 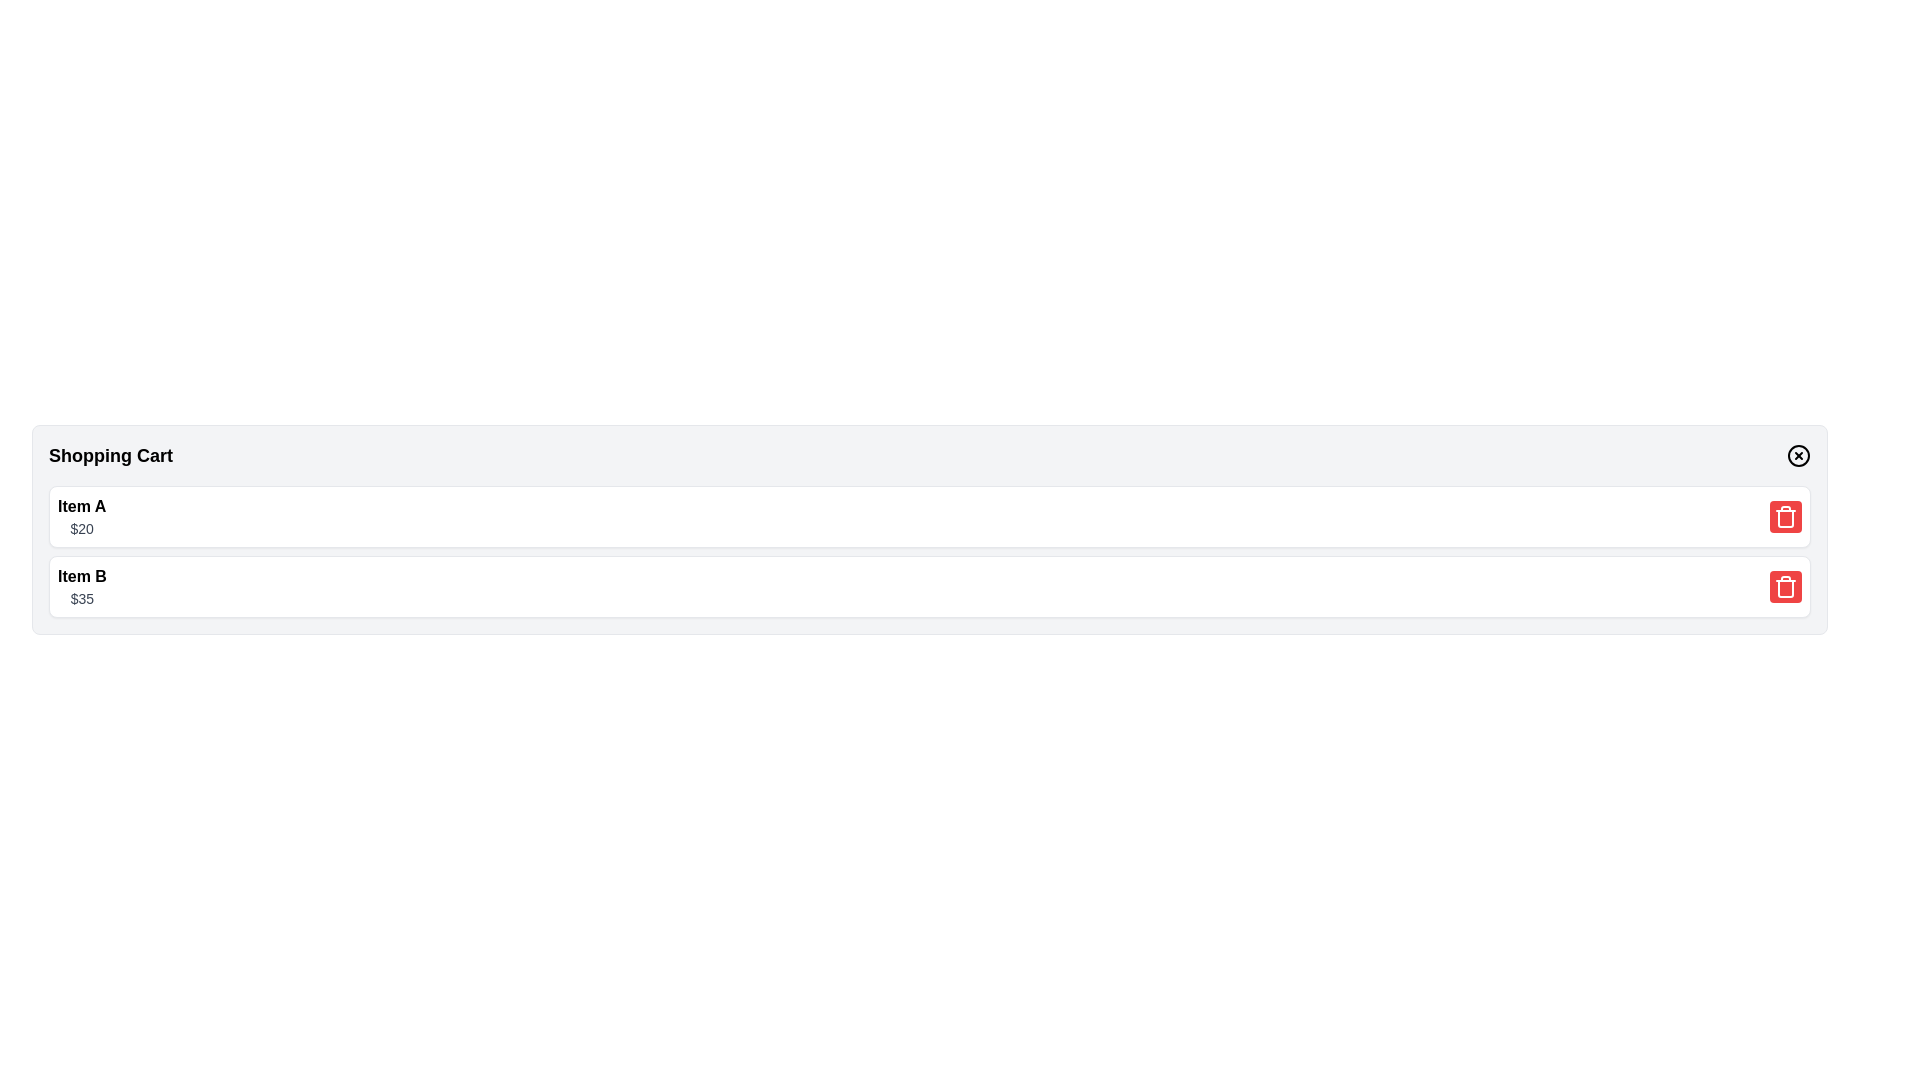 What do you see at coordinates (81, 585) in the screenshot?
I see `item's name and price displayed in the text area for 'Item B' located in the middle-left section of the shopping cart interface` at bounding box center [81, 585].